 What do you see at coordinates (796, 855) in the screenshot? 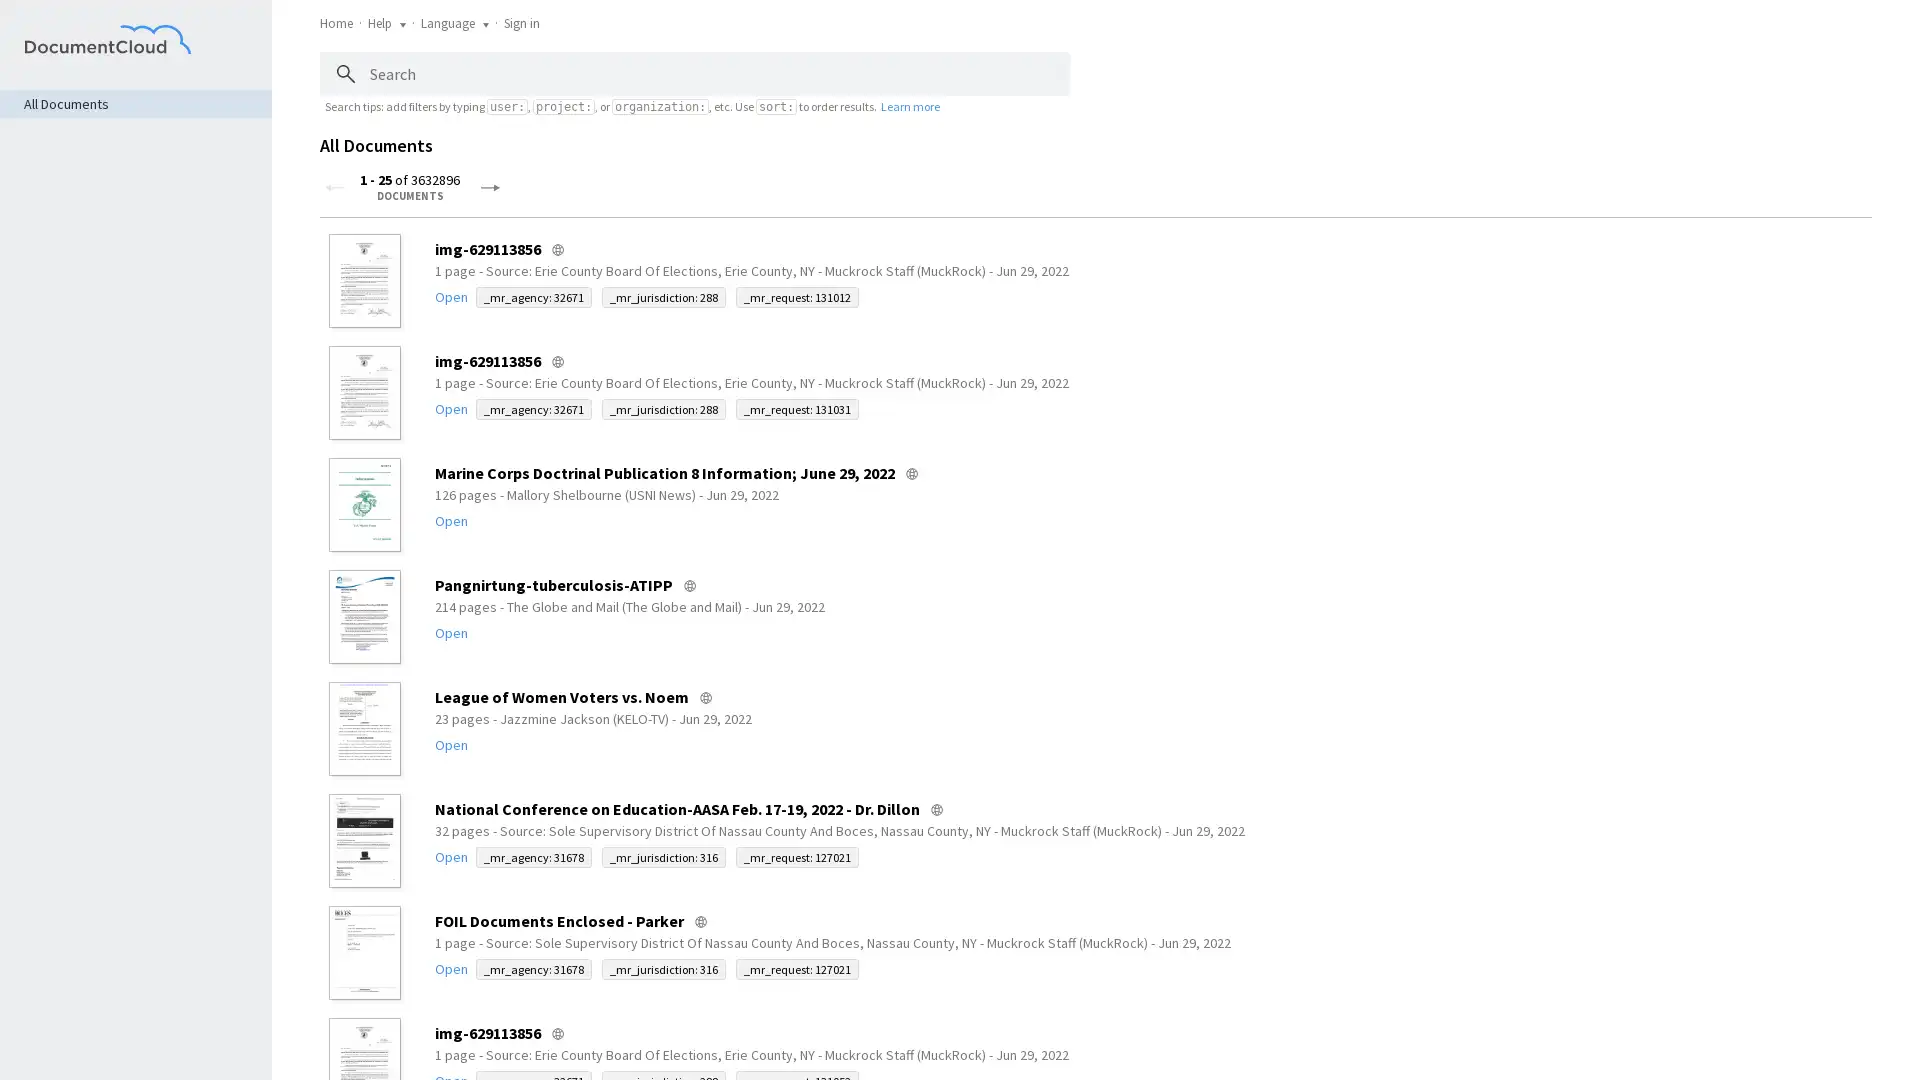
I see `_mr_request: 127021` at bounding box center [796, 855].